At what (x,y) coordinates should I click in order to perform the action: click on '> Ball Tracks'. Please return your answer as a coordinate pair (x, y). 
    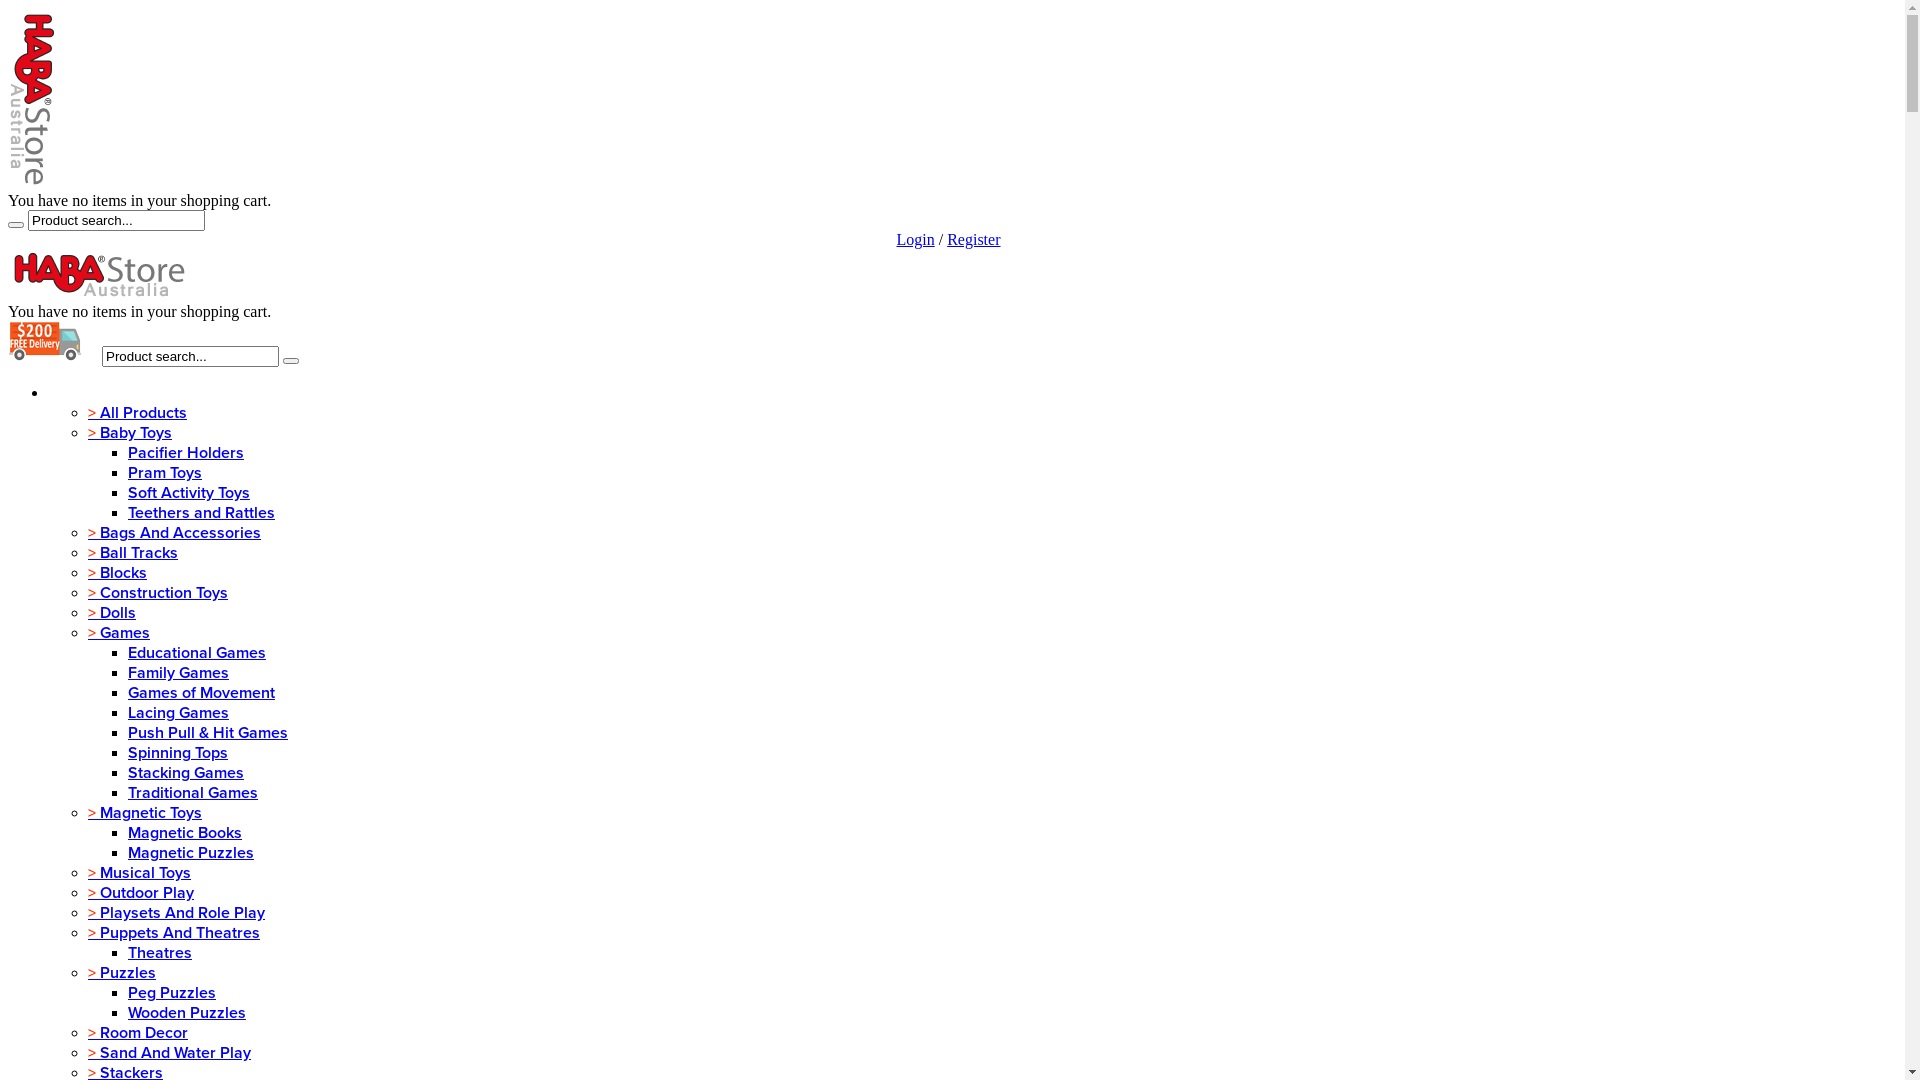
    Looking at the image, I should click on (132, 552).